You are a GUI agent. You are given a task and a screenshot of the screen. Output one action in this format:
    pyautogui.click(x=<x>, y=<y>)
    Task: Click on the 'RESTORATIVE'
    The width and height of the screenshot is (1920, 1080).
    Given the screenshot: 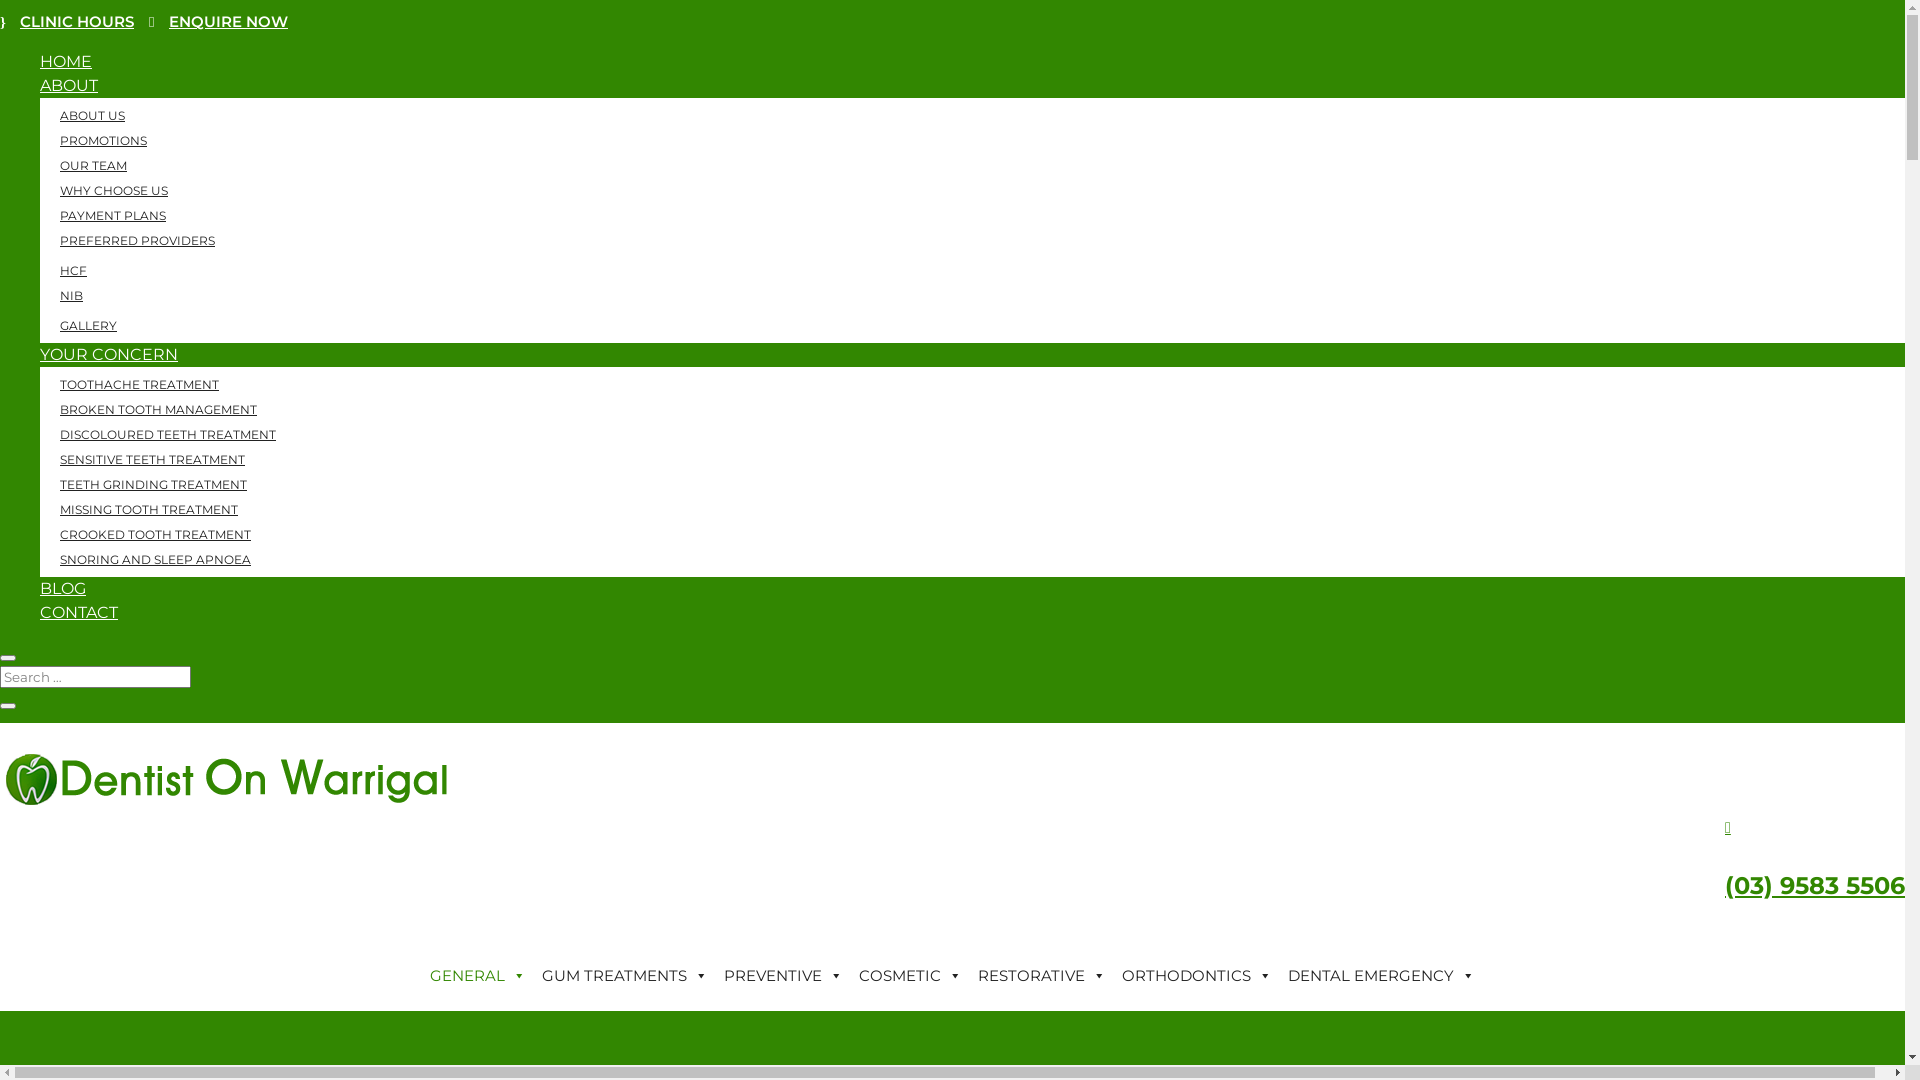 What is the action you would take?
    pyautogui.click(x=1040, y=974)
    